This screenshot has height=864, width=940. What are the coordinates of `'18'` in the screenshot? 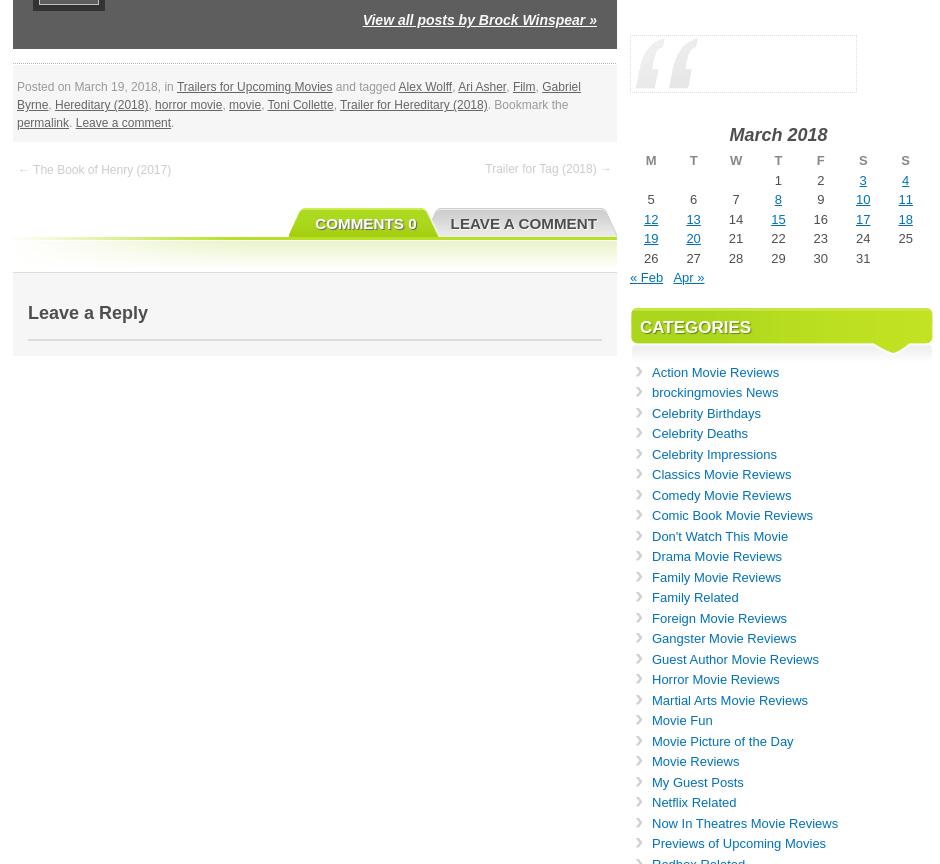 It's located at (897, 218).